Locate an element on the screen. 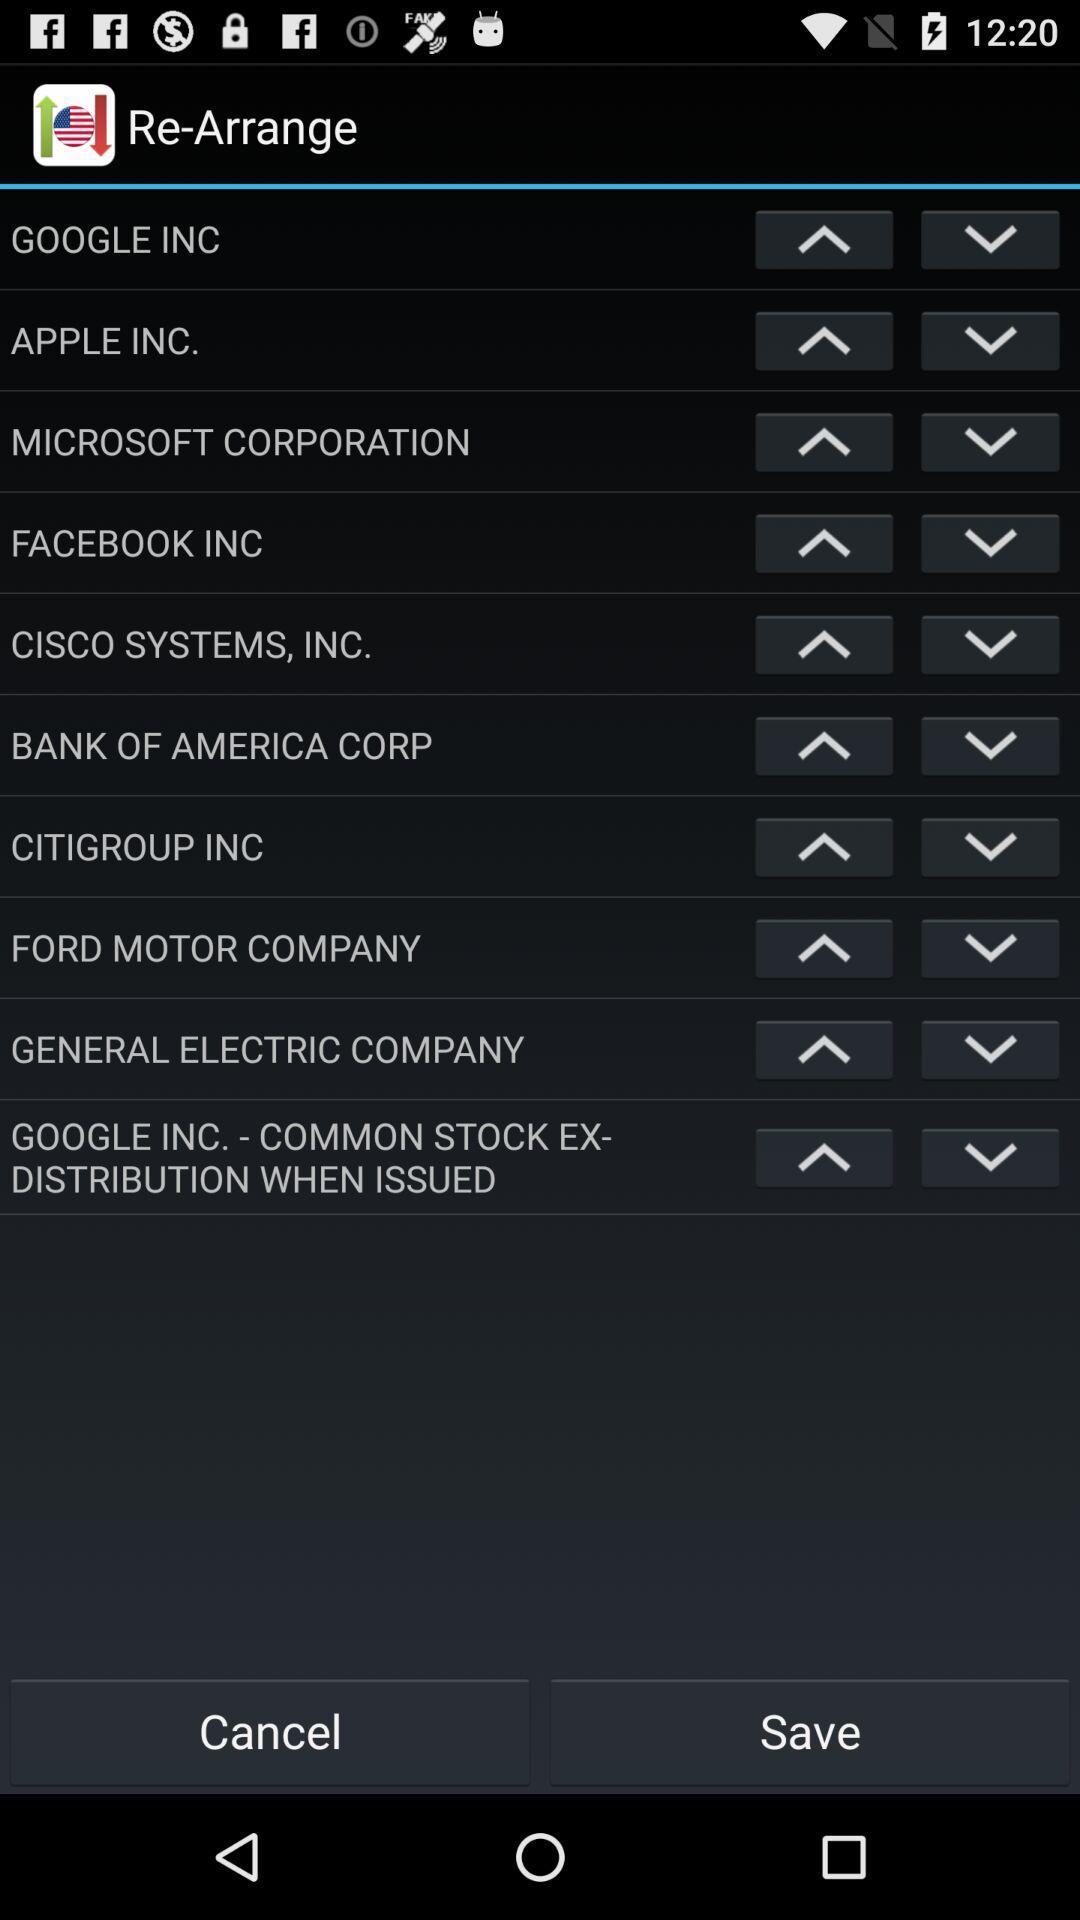  the save icon is located at coordinates (810, 1730).